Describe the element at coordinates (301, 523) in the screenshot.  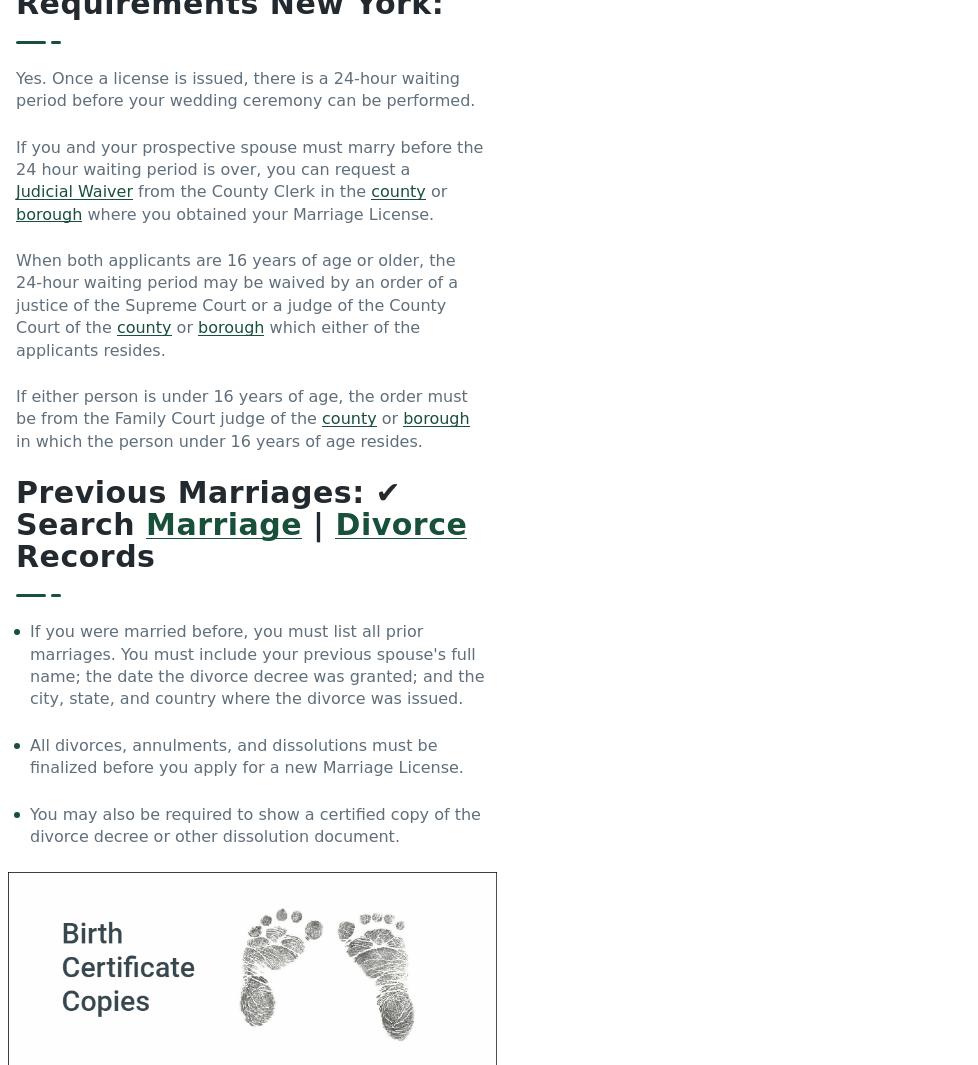
I see `'|'` at that location.